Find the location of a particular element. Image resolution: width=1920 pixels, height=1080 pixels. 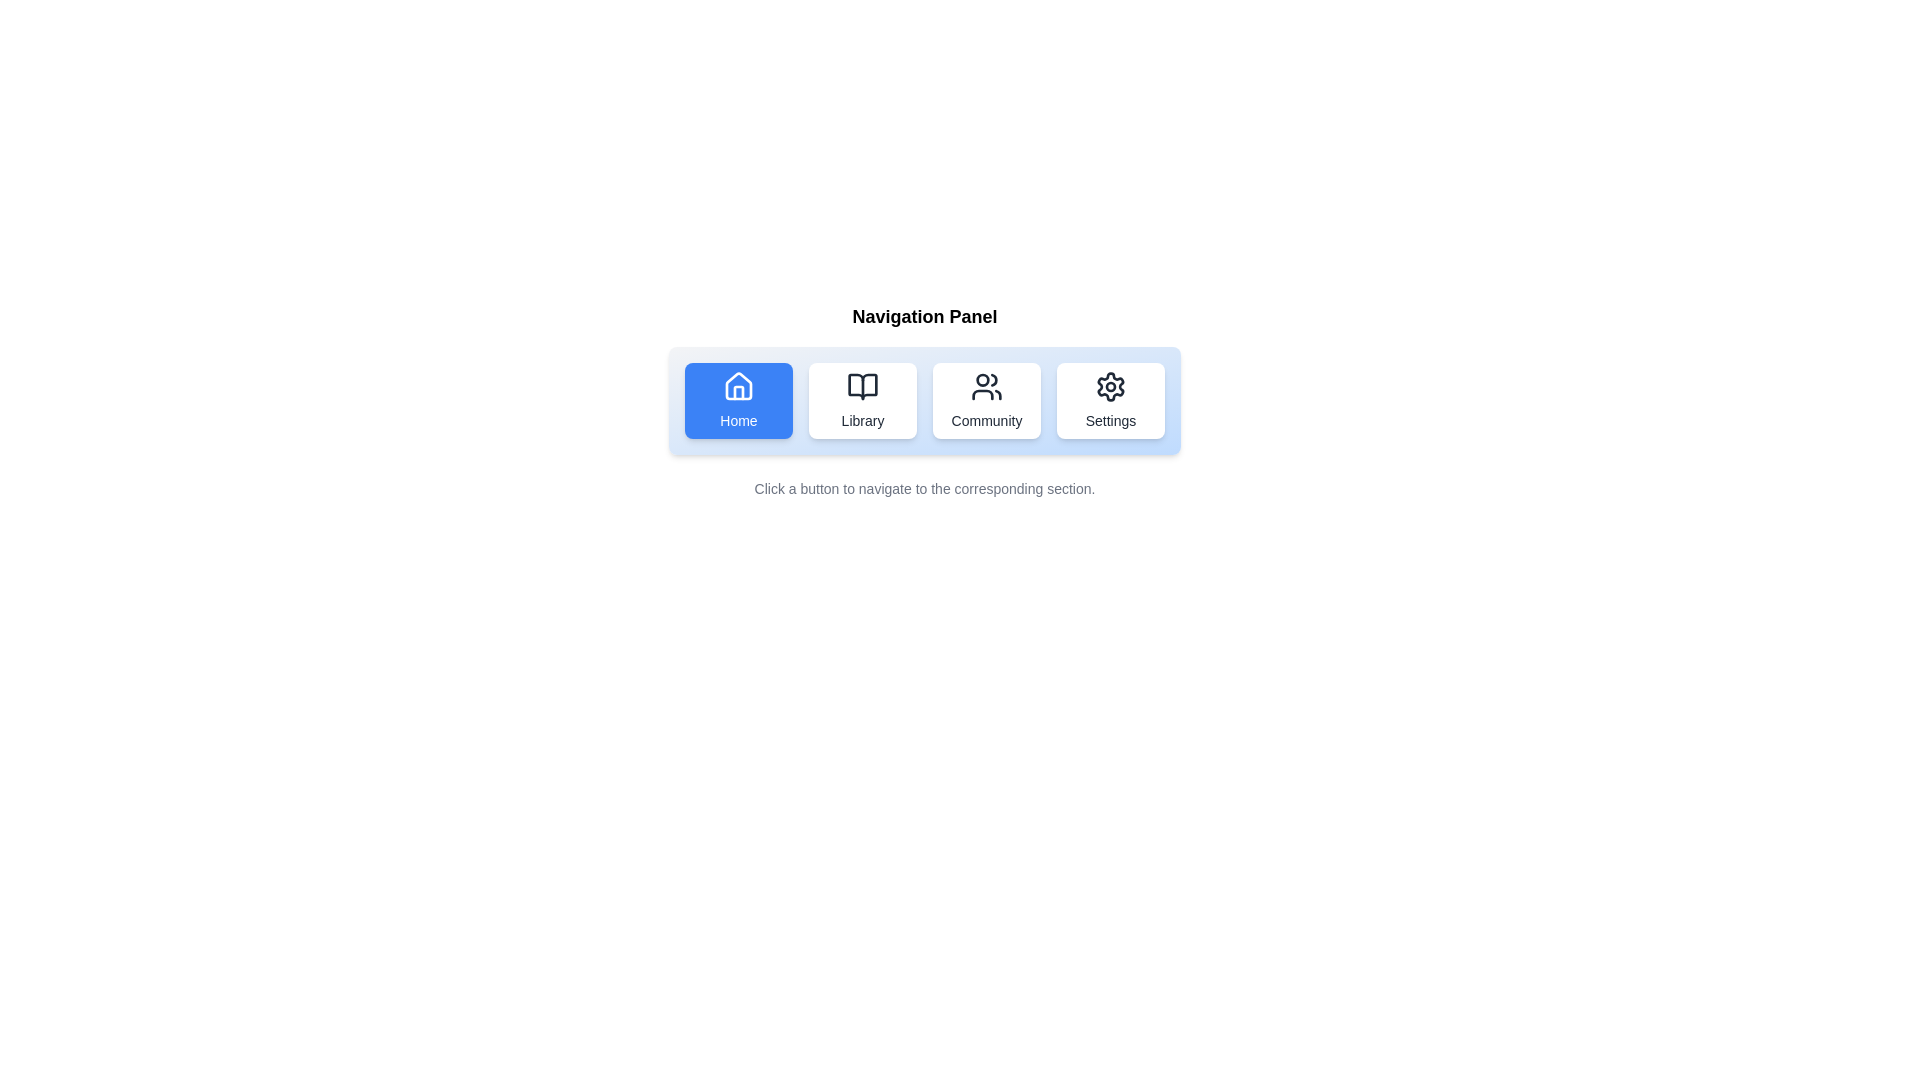

the 'Community' navigation button, which is the third button is located at coordinates (987, 401).